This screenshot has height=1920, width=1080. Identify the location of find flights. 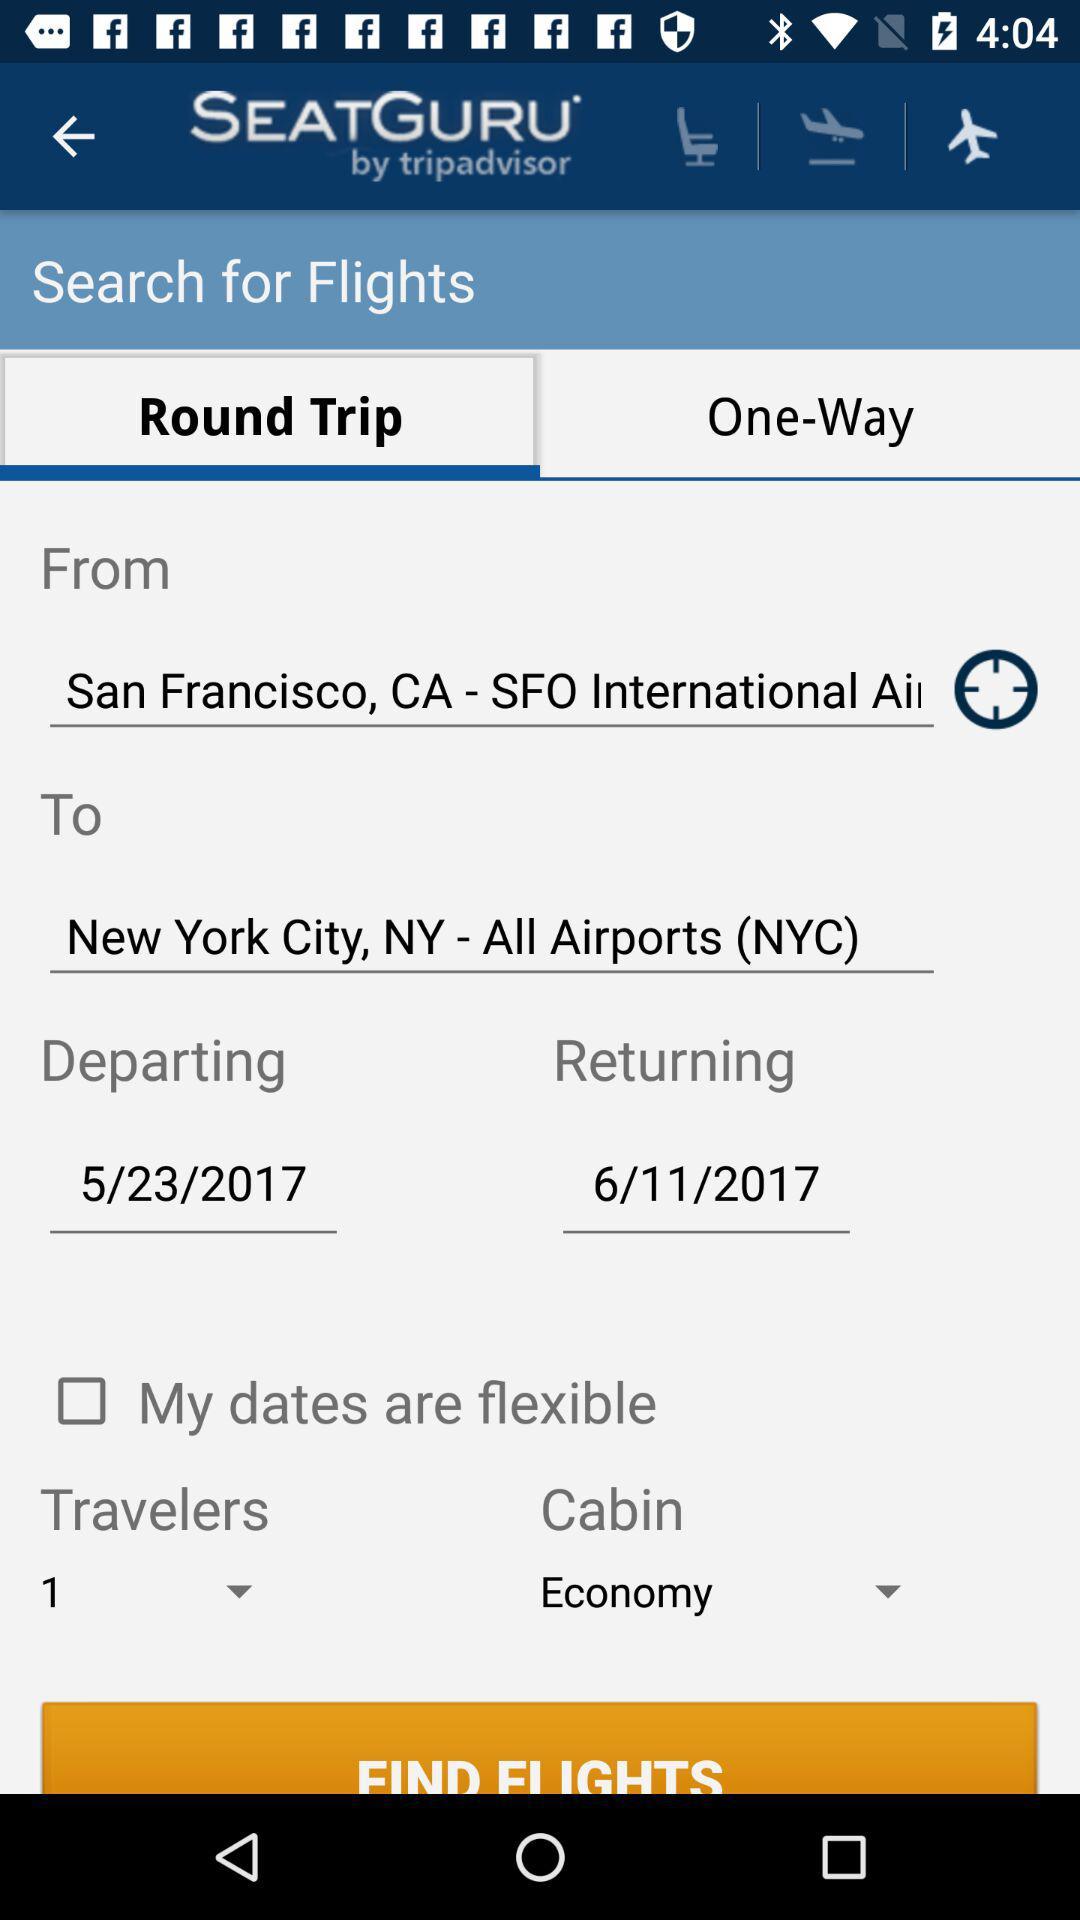
(540, 1746).